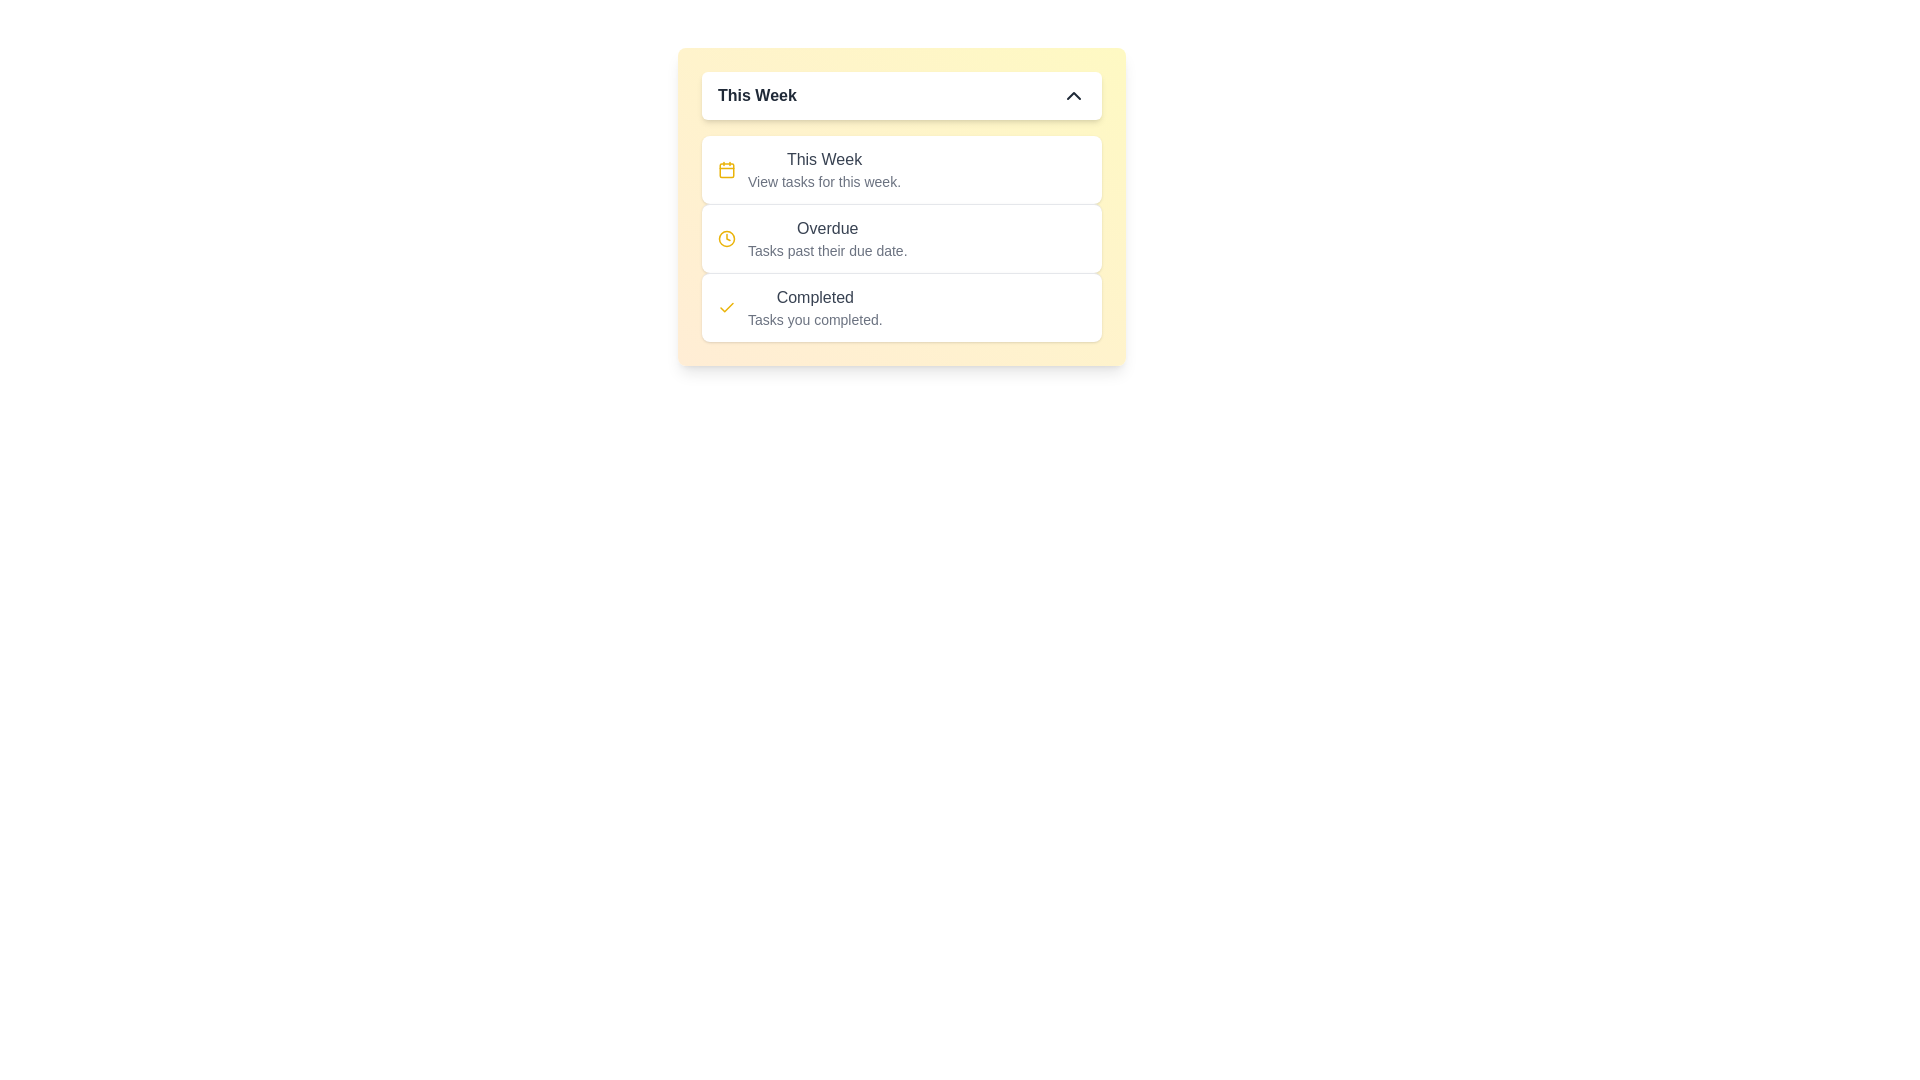  What do you see at coordinates (901, 96) in the screenshot?
I see `the header button to toggle the menu` at bounding box center [901, 96].